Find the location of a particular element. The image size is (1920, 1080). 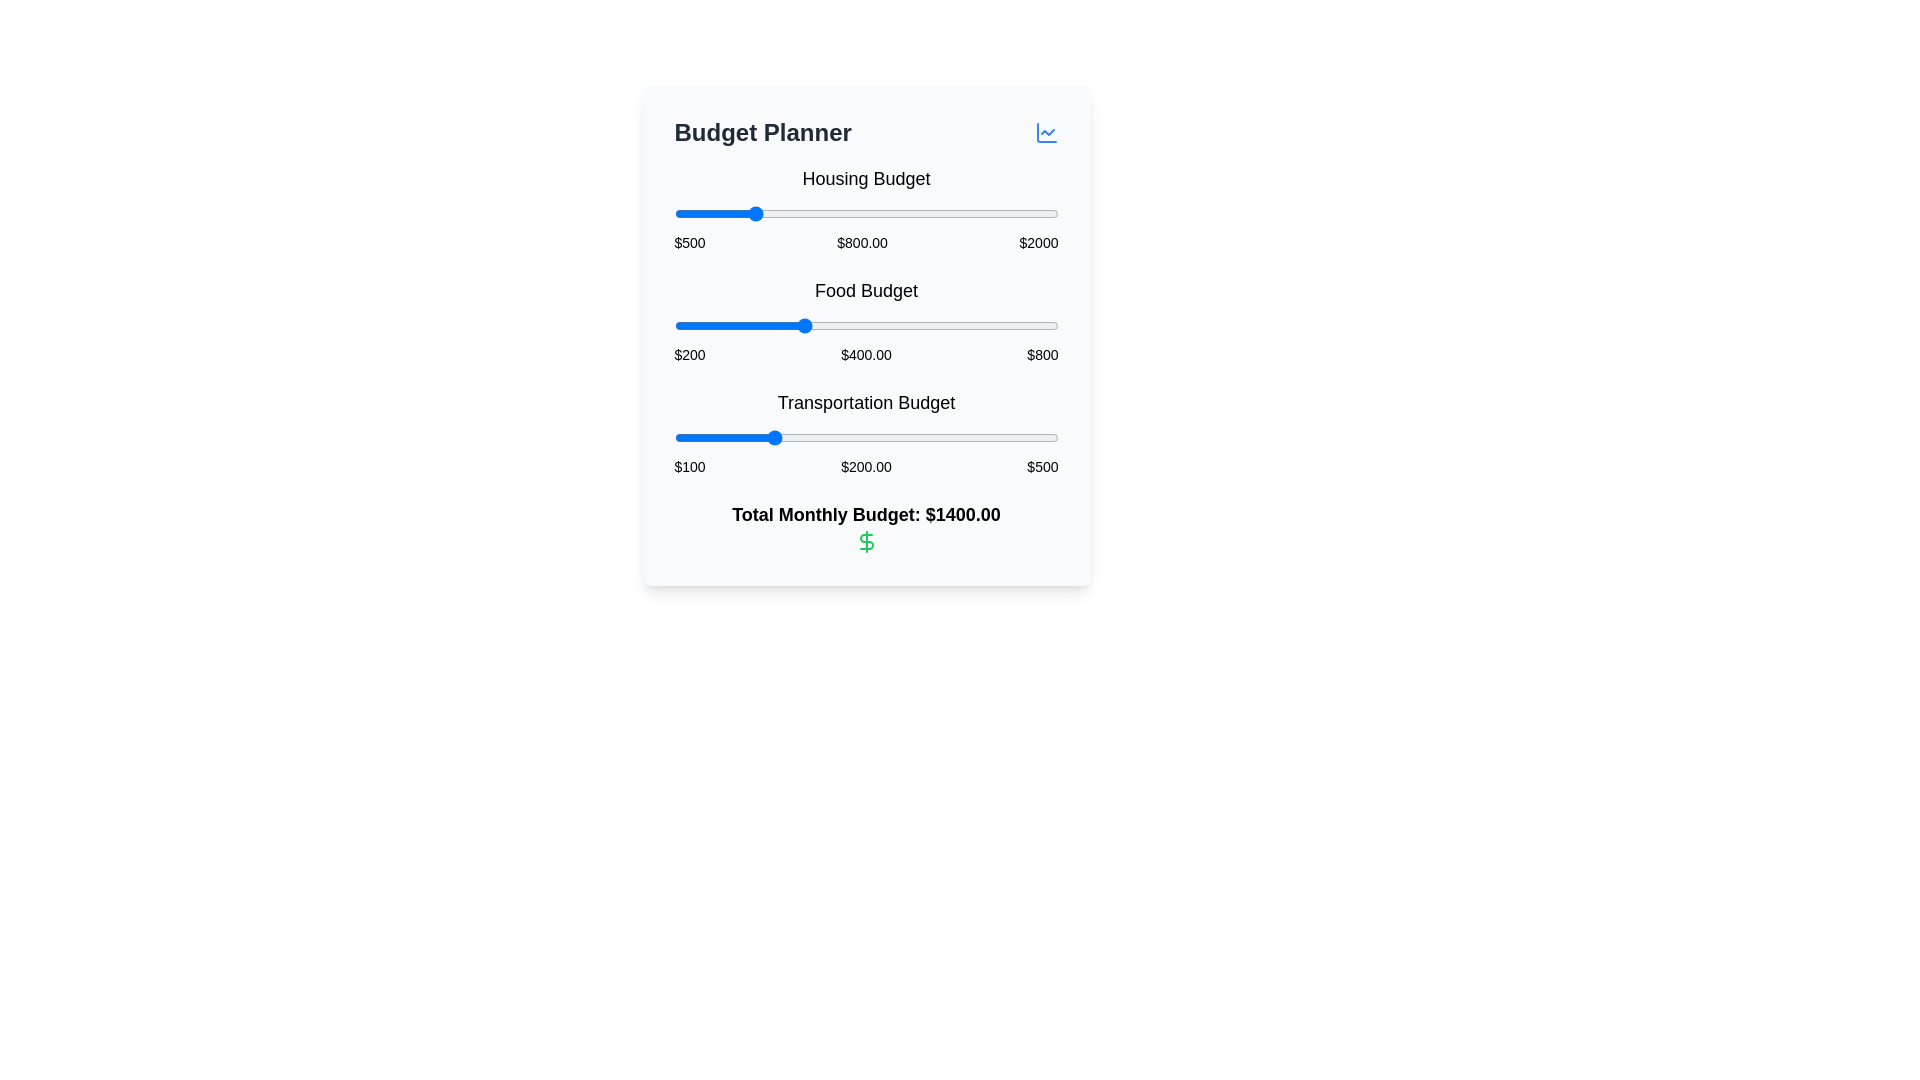

the housing budget slider is located at coordinates (1020, 213).